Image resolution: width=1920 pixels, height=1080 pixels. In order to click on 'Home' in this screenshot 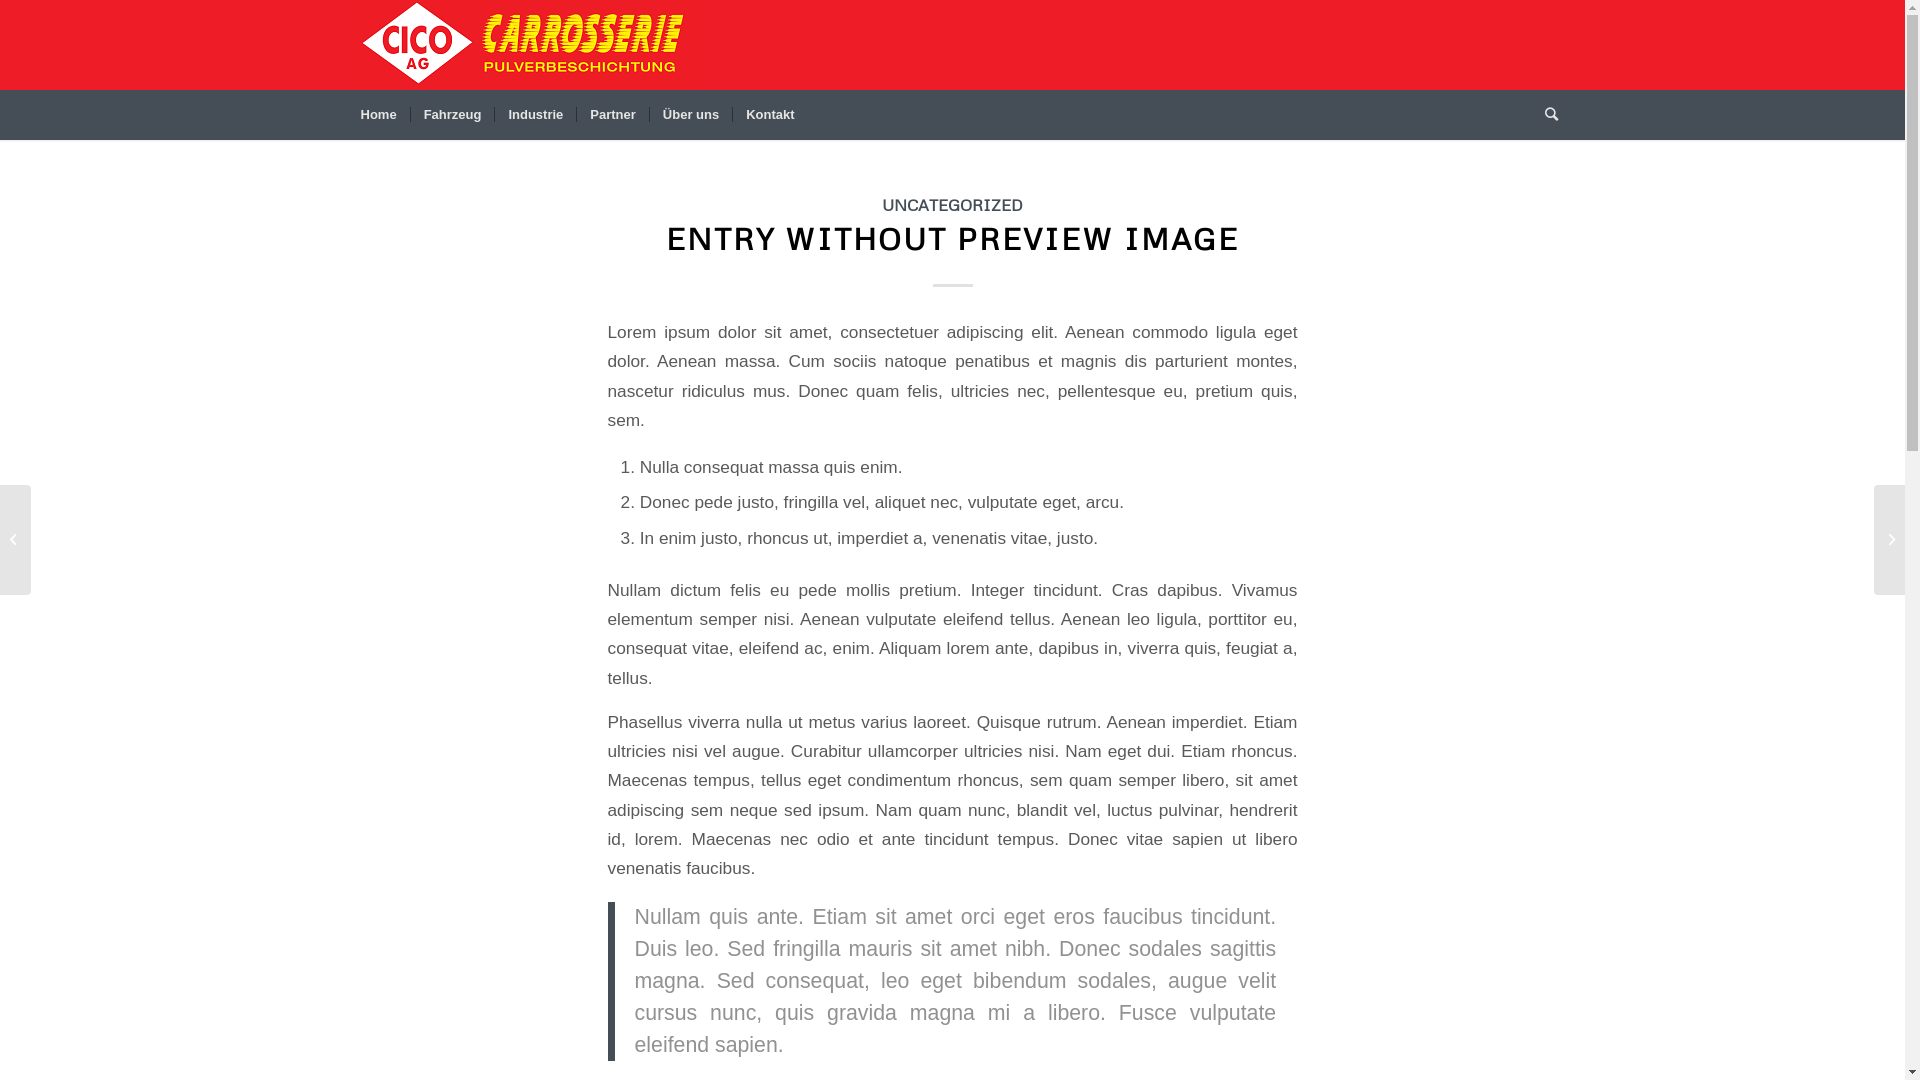, I will do `click(347, 115)`.